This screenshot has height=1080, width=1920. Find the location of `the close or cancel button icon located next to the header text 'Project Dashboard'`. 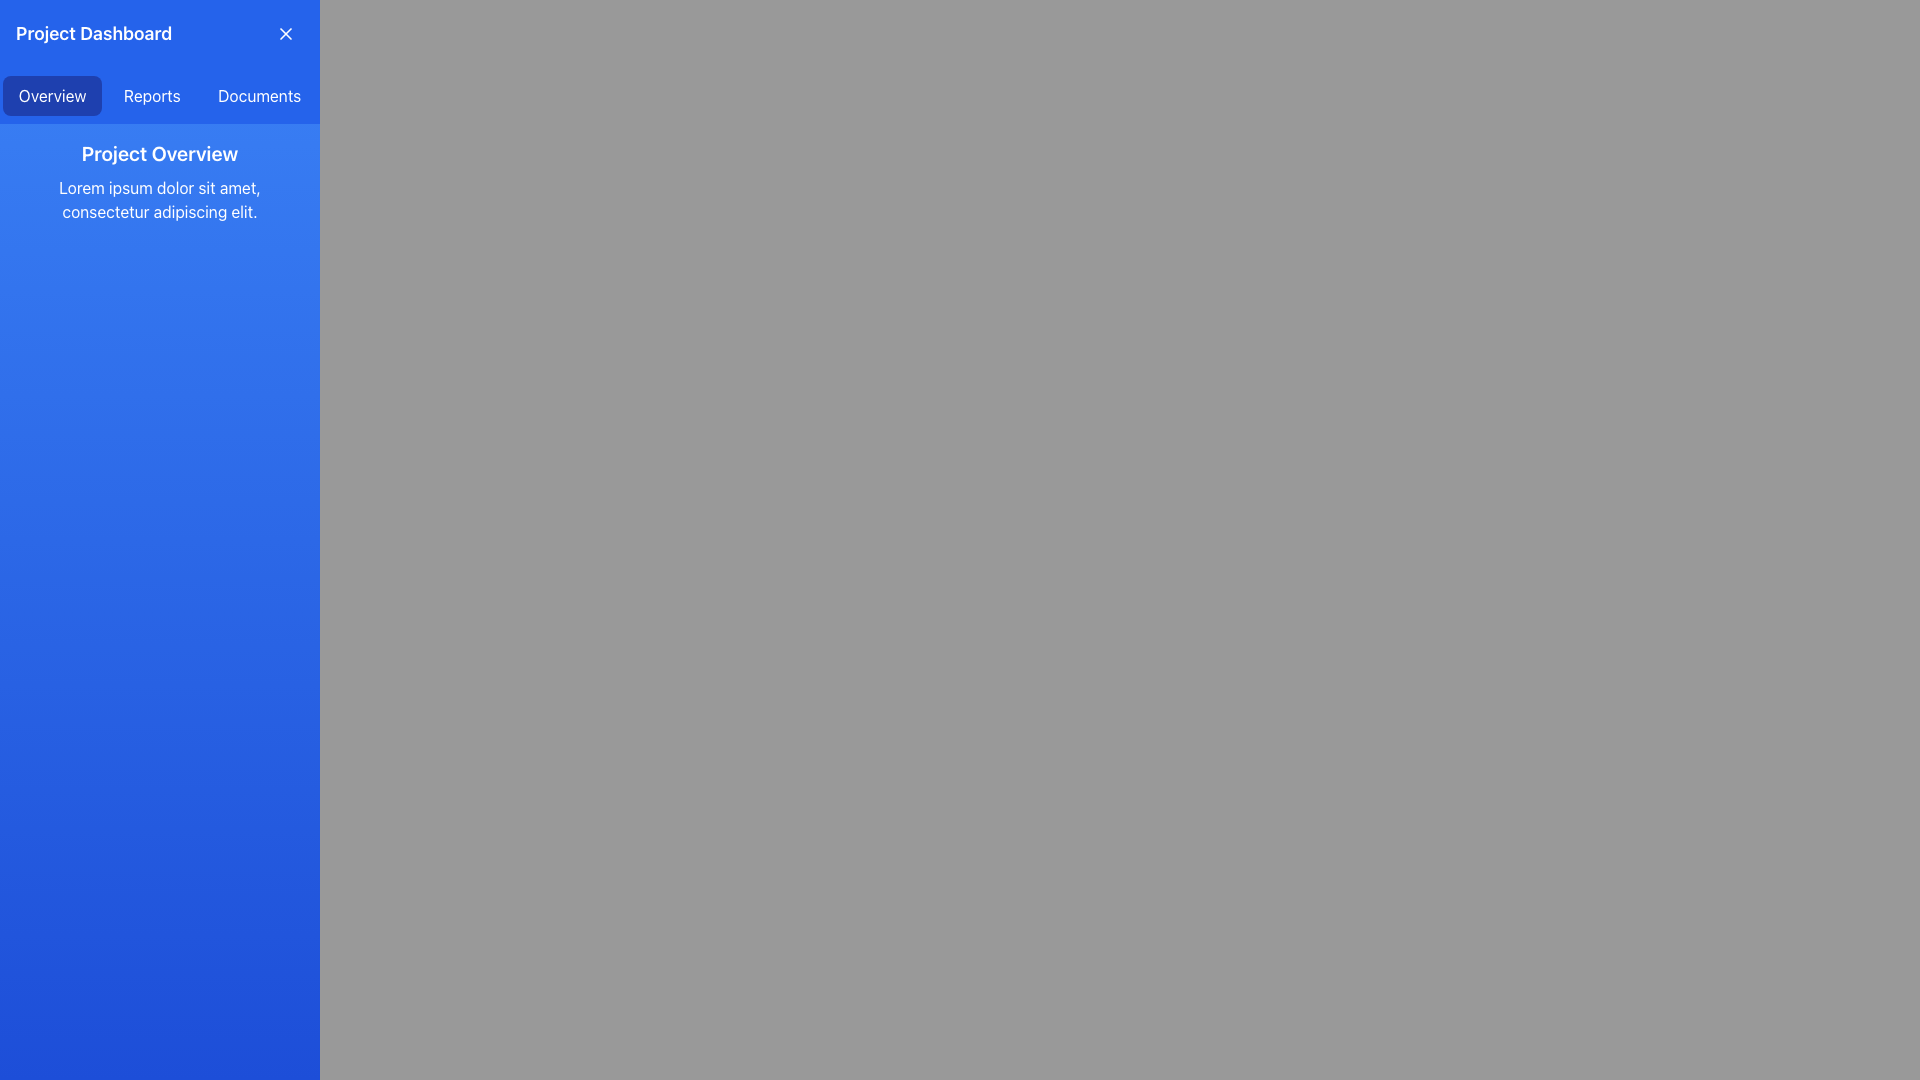

the close or cancel button icon located next to the header text 'Project Dashboard' is located at coordinates (285, 34).